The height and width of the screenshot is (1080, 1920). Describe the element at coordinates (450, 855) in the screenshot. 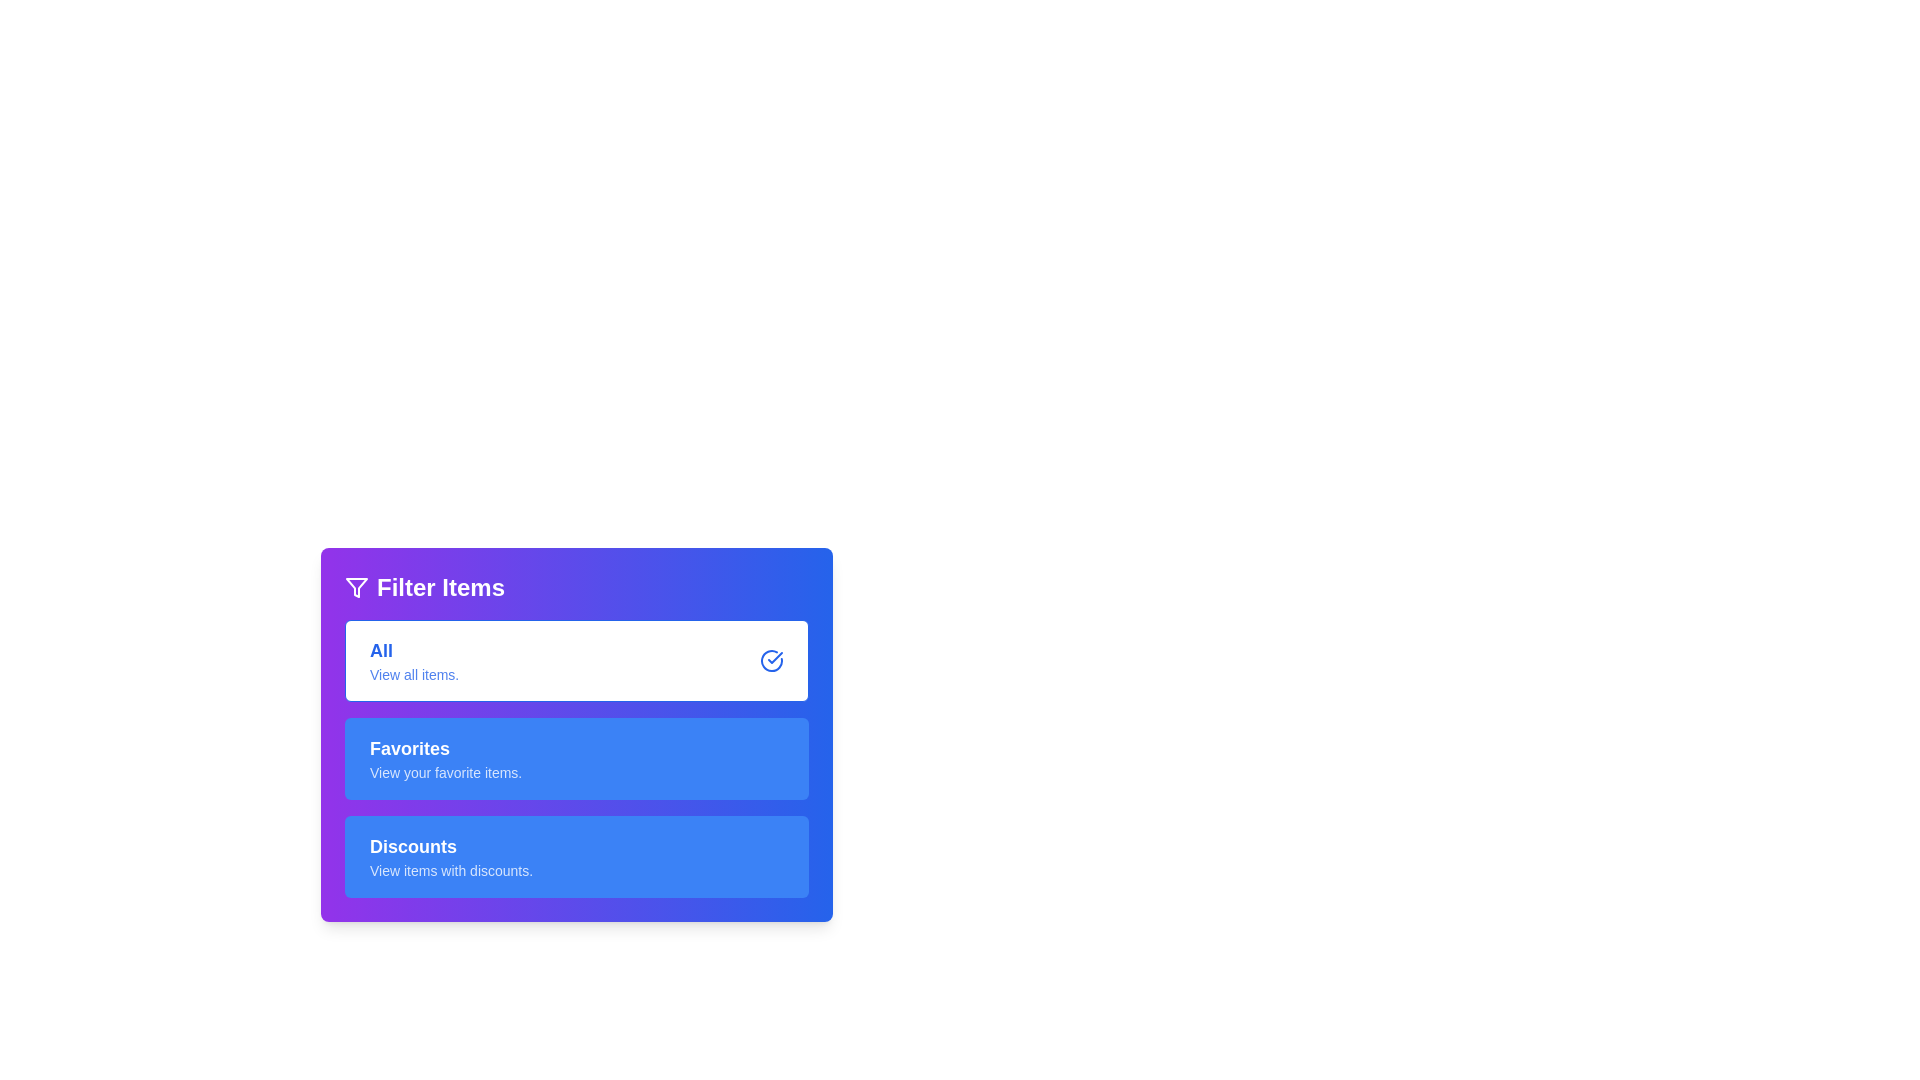

I see `the 'Discounts' button located in the 'Filter Items' panel` at that location.